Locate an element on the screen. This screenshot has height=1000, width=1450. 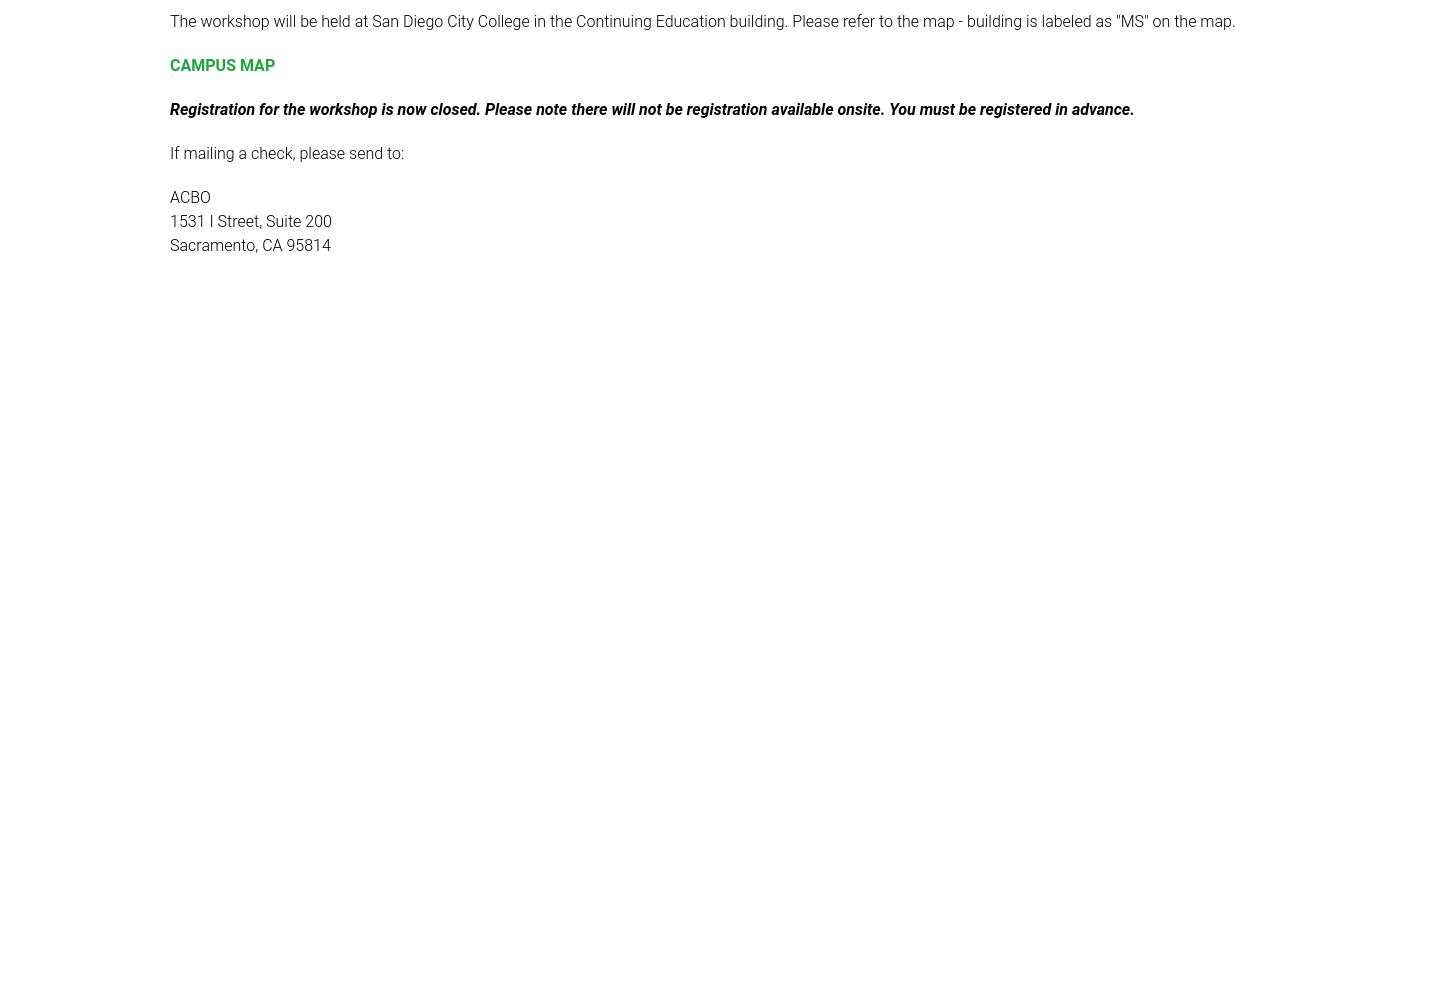
'The workshop will be held at San Diego City College in the Continuing Education building. Please refer to the map - building is labeled as "MS" on the map.' is located at coordinates (701, 21).